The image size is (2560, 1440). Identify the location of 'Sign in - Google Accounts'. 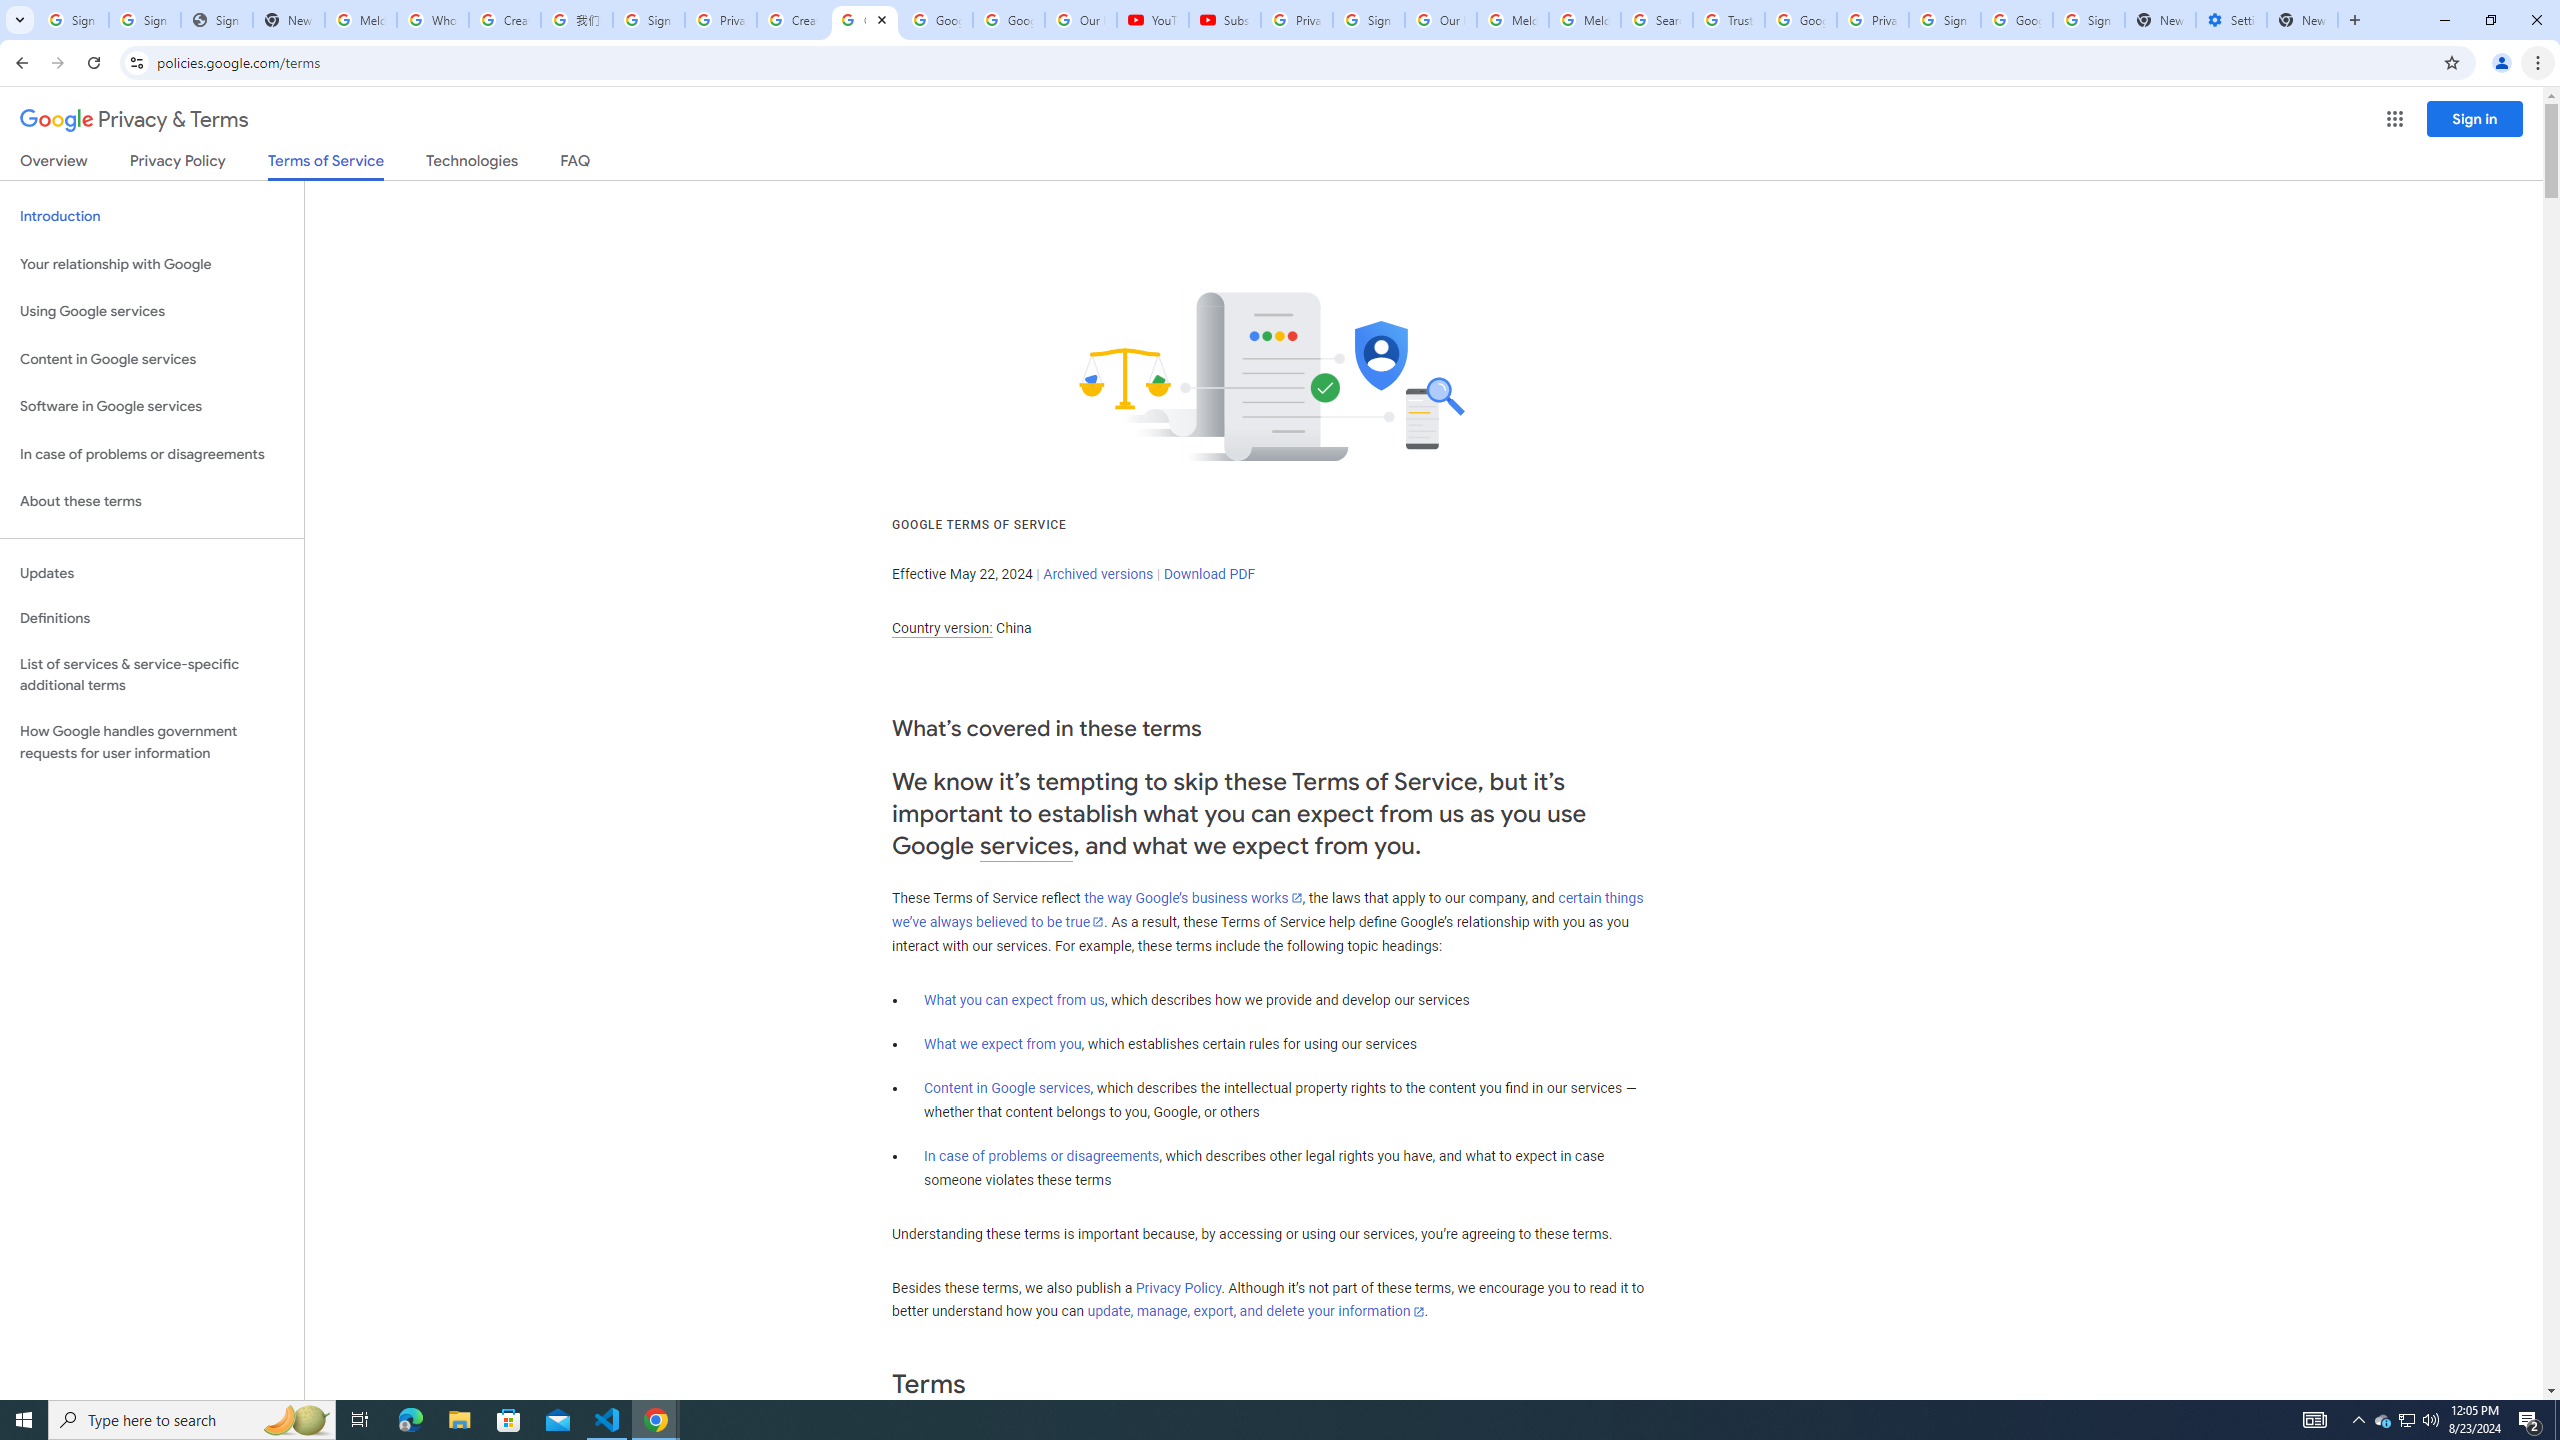
(648, 19).